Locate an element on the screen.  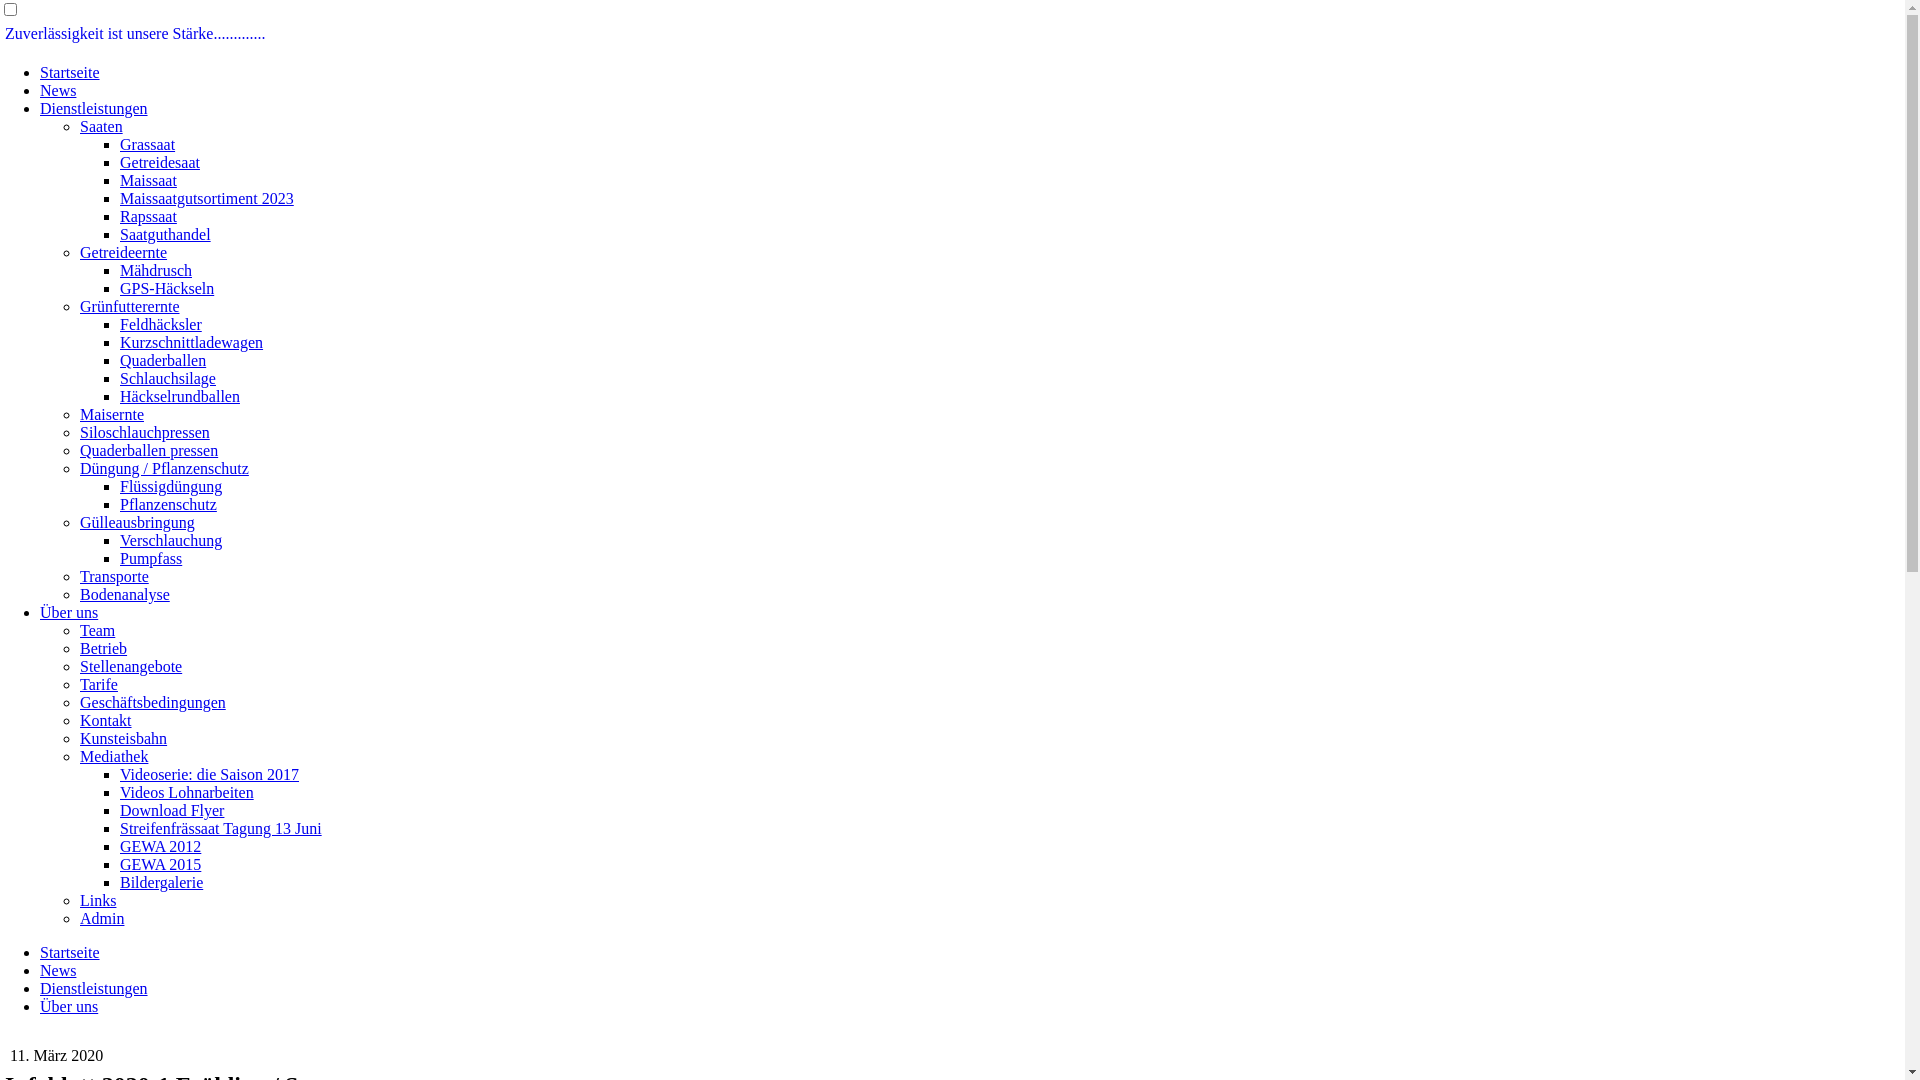
'Stellenangebote' is located at coordinates (80, 666).